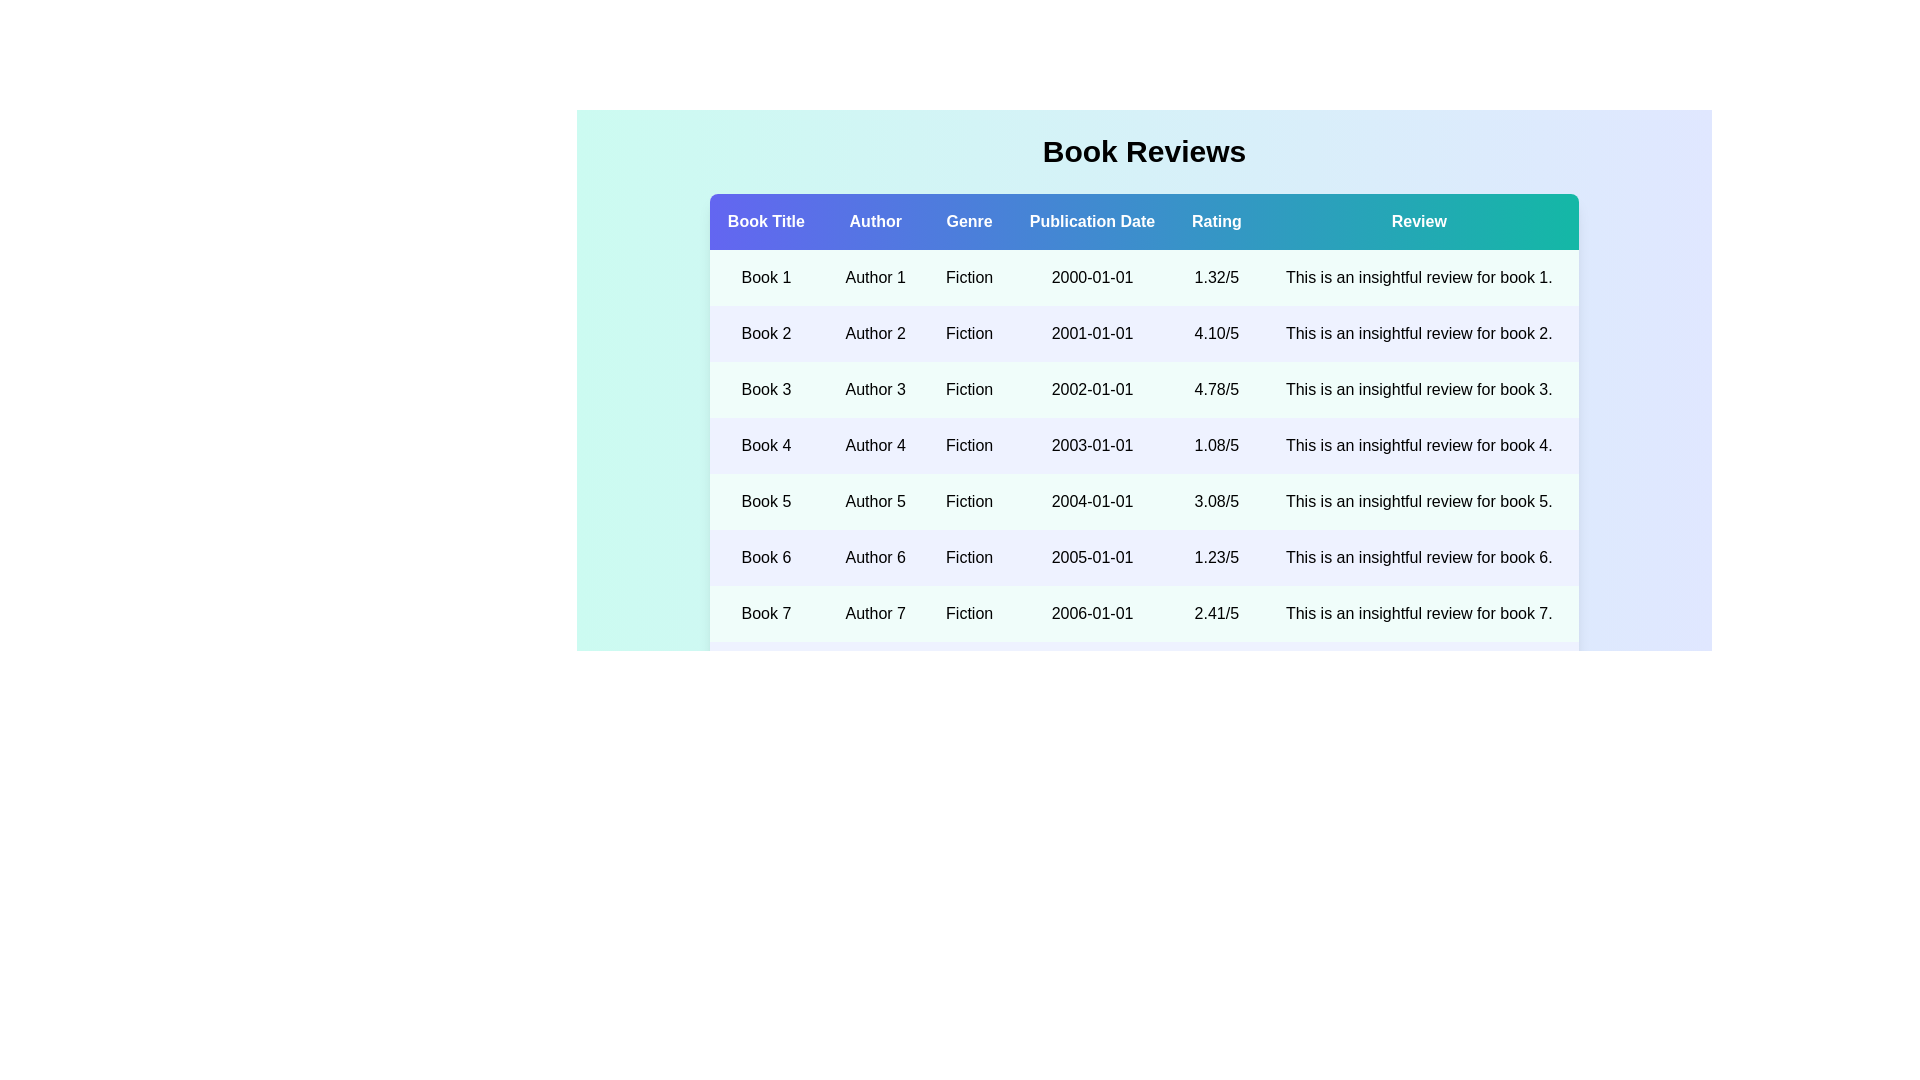 The image size is (1920, 1080). I want to click on the column header Genre to sort the data by that column, so click(969, 222).